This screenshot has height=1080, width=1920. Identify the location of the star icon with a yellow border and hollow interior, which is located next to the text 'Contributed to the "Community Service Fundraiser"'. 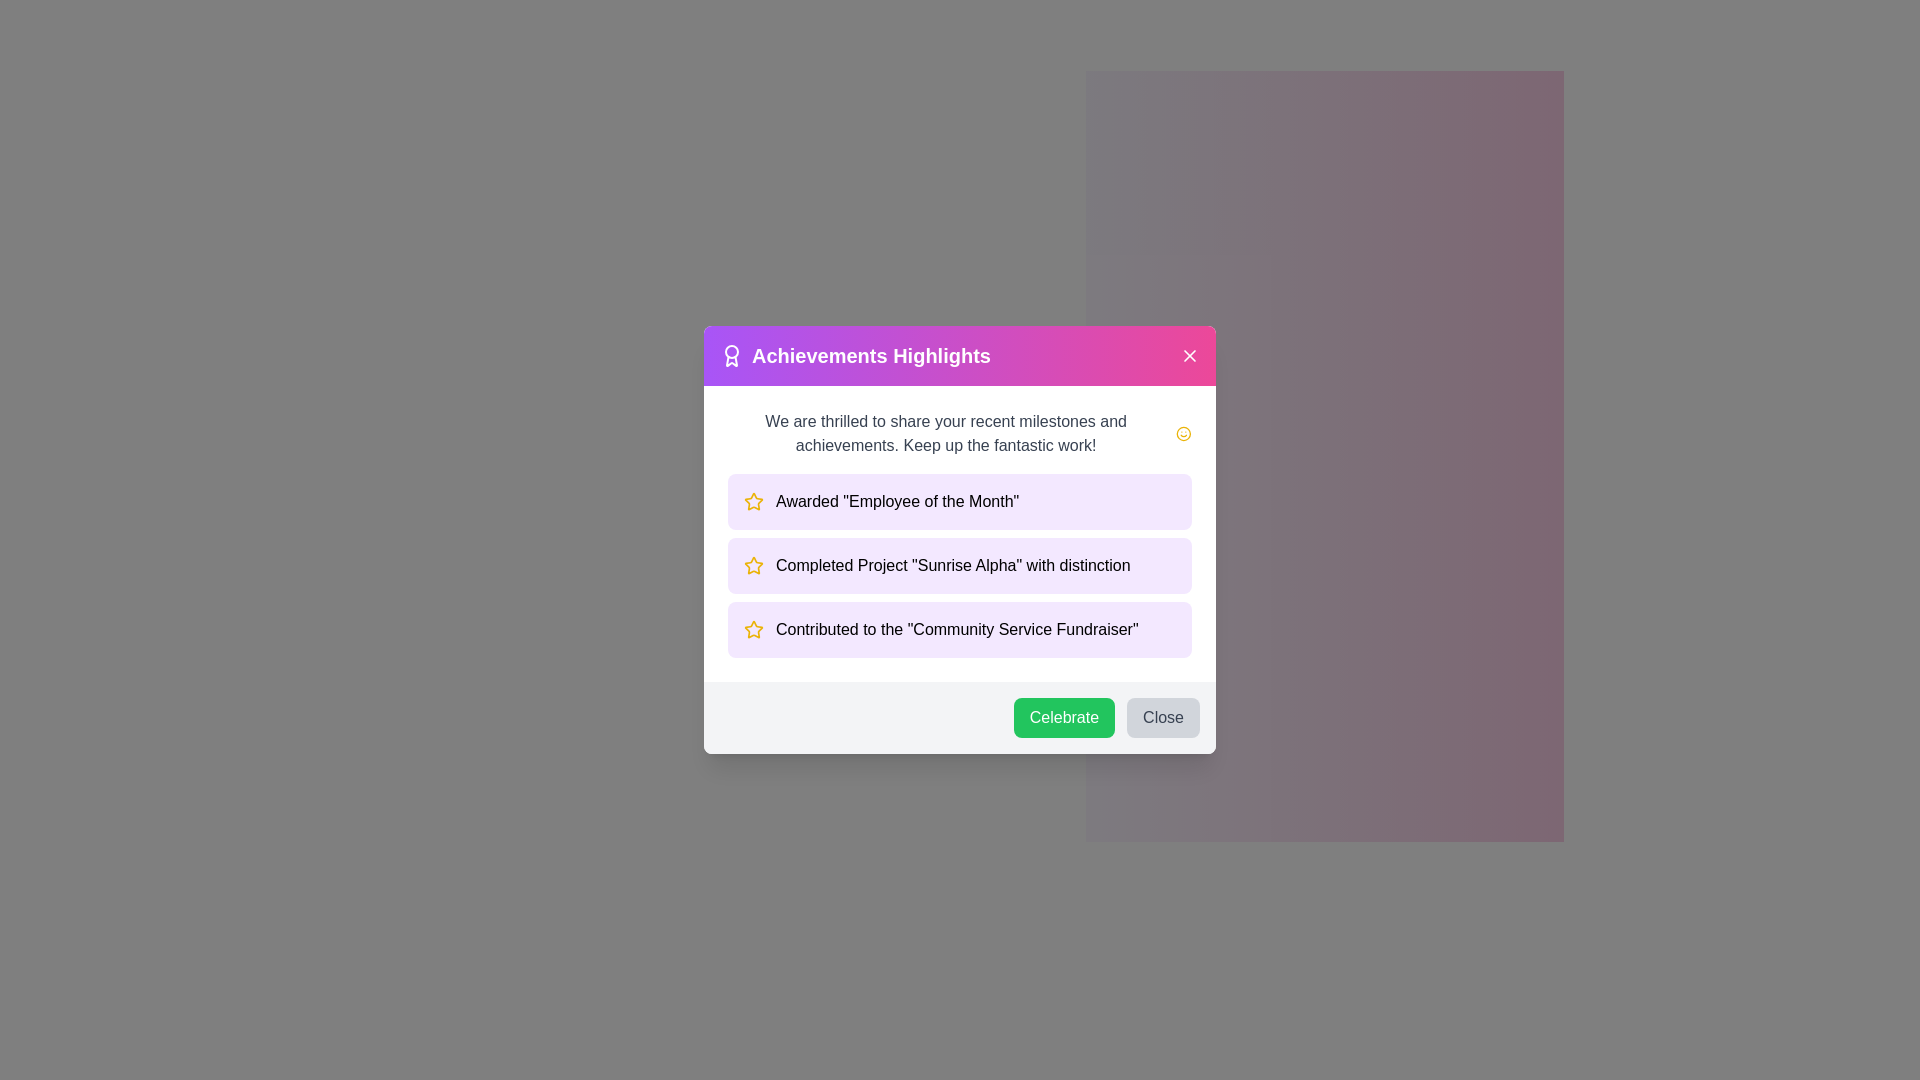
(752, 628).